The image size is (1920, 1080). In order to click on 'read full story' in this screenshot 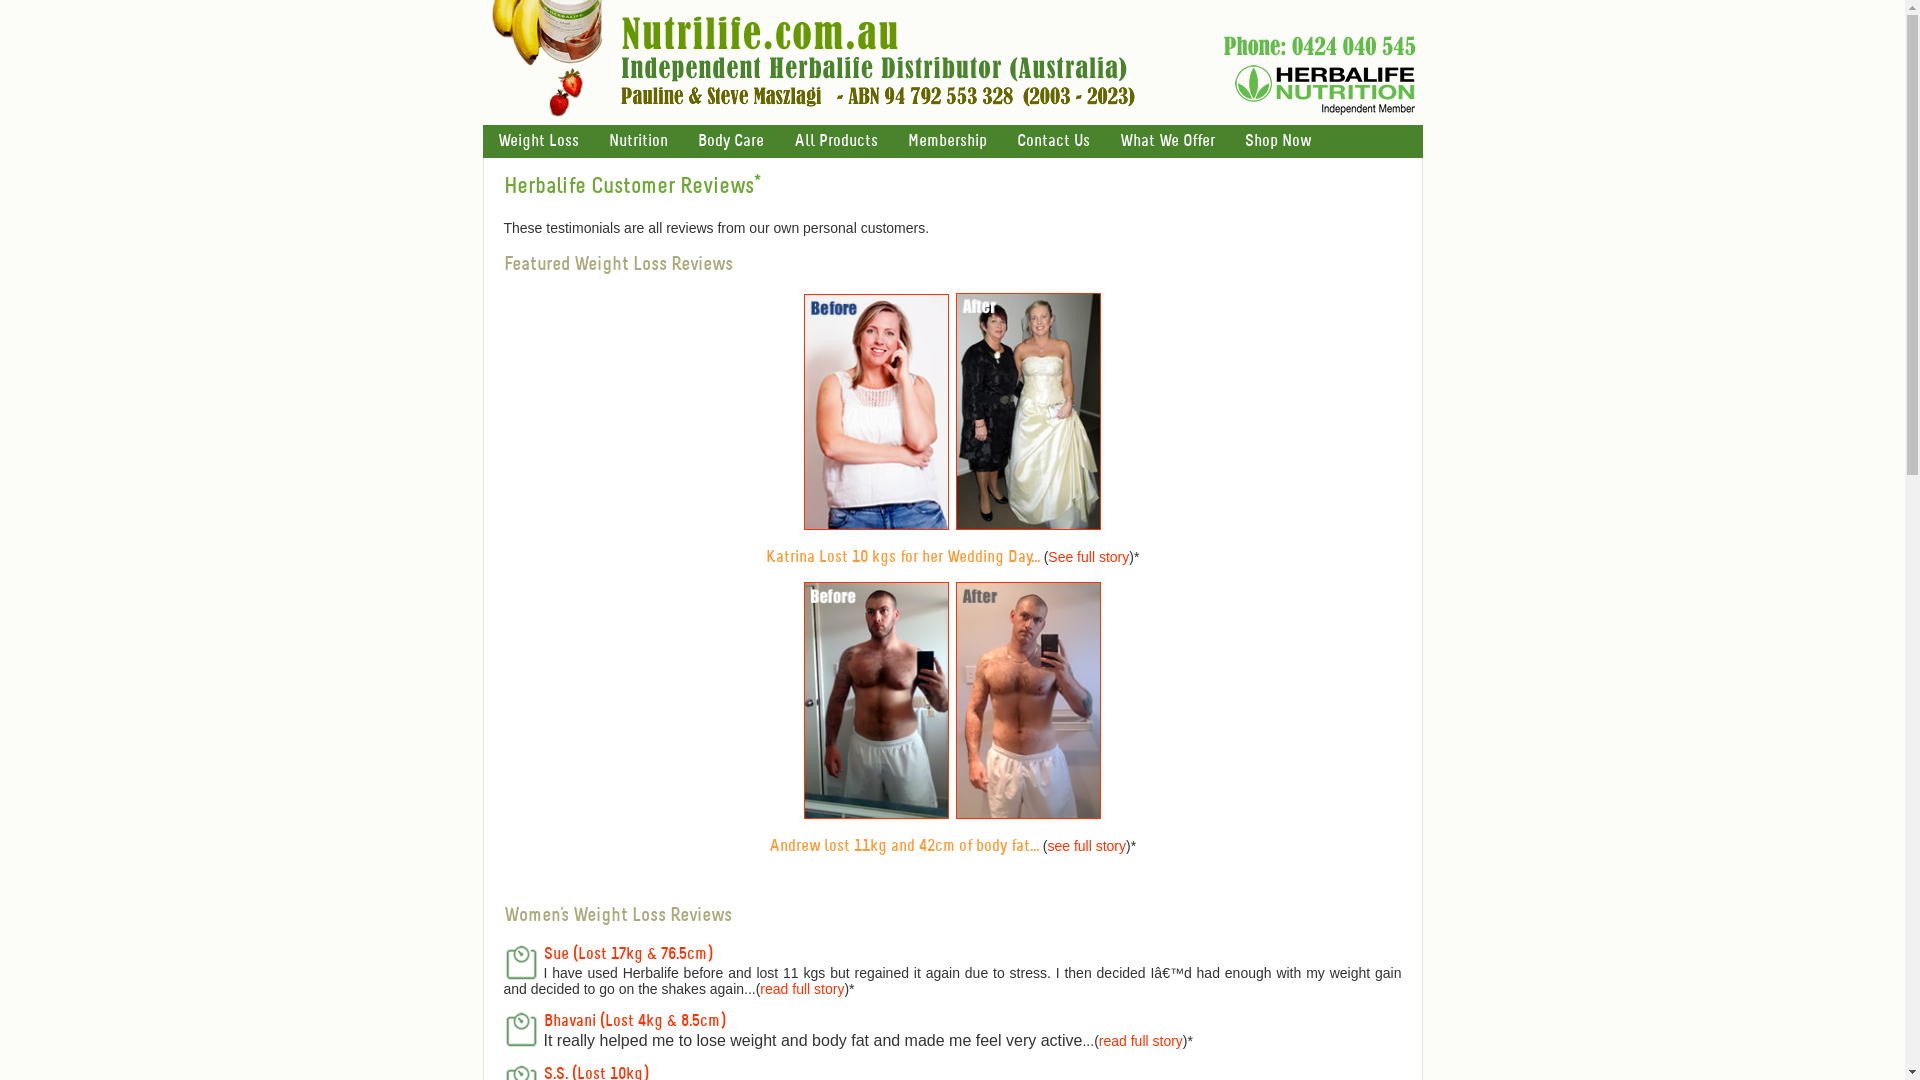, I will do `click(1098, 1040)`.